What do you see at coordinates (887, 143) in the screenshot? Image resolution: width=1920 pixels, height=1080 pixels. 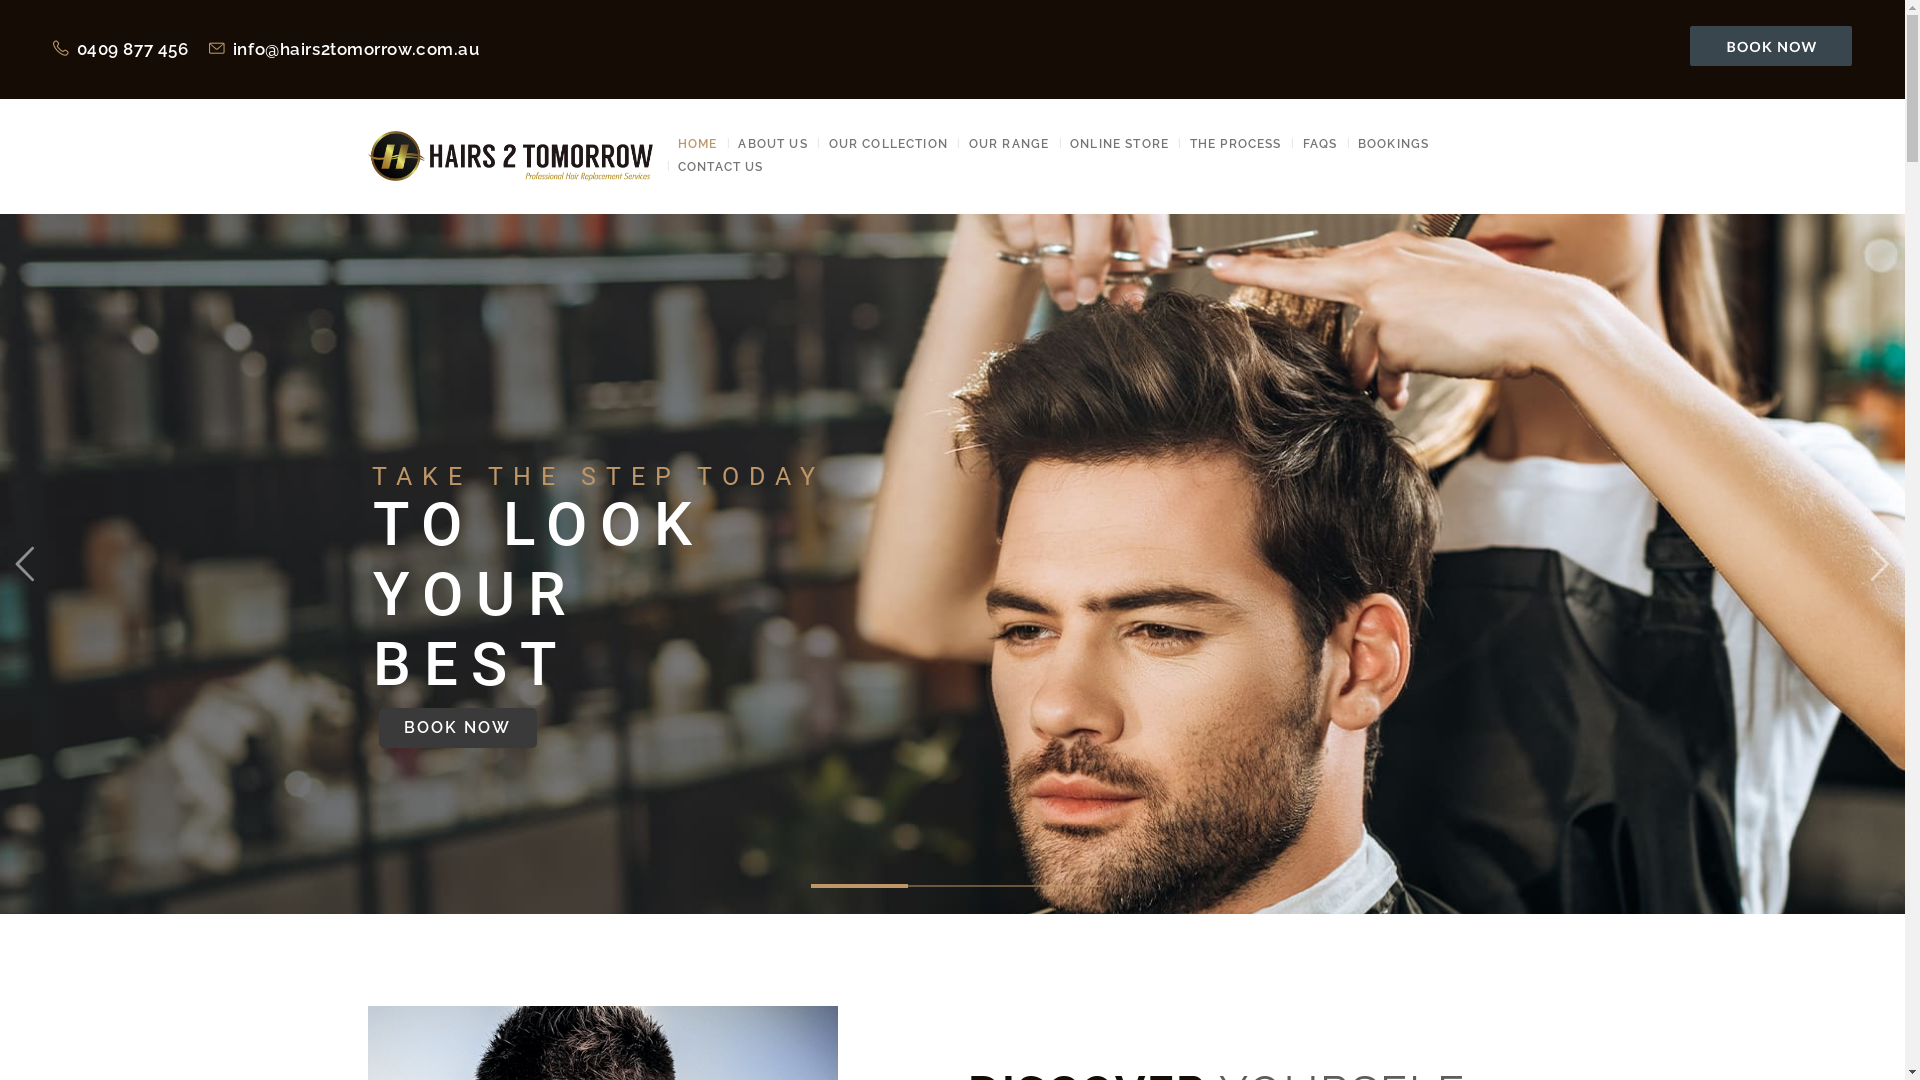 I see `'OUR COLLECTION'` at bounding box center [887, 143].